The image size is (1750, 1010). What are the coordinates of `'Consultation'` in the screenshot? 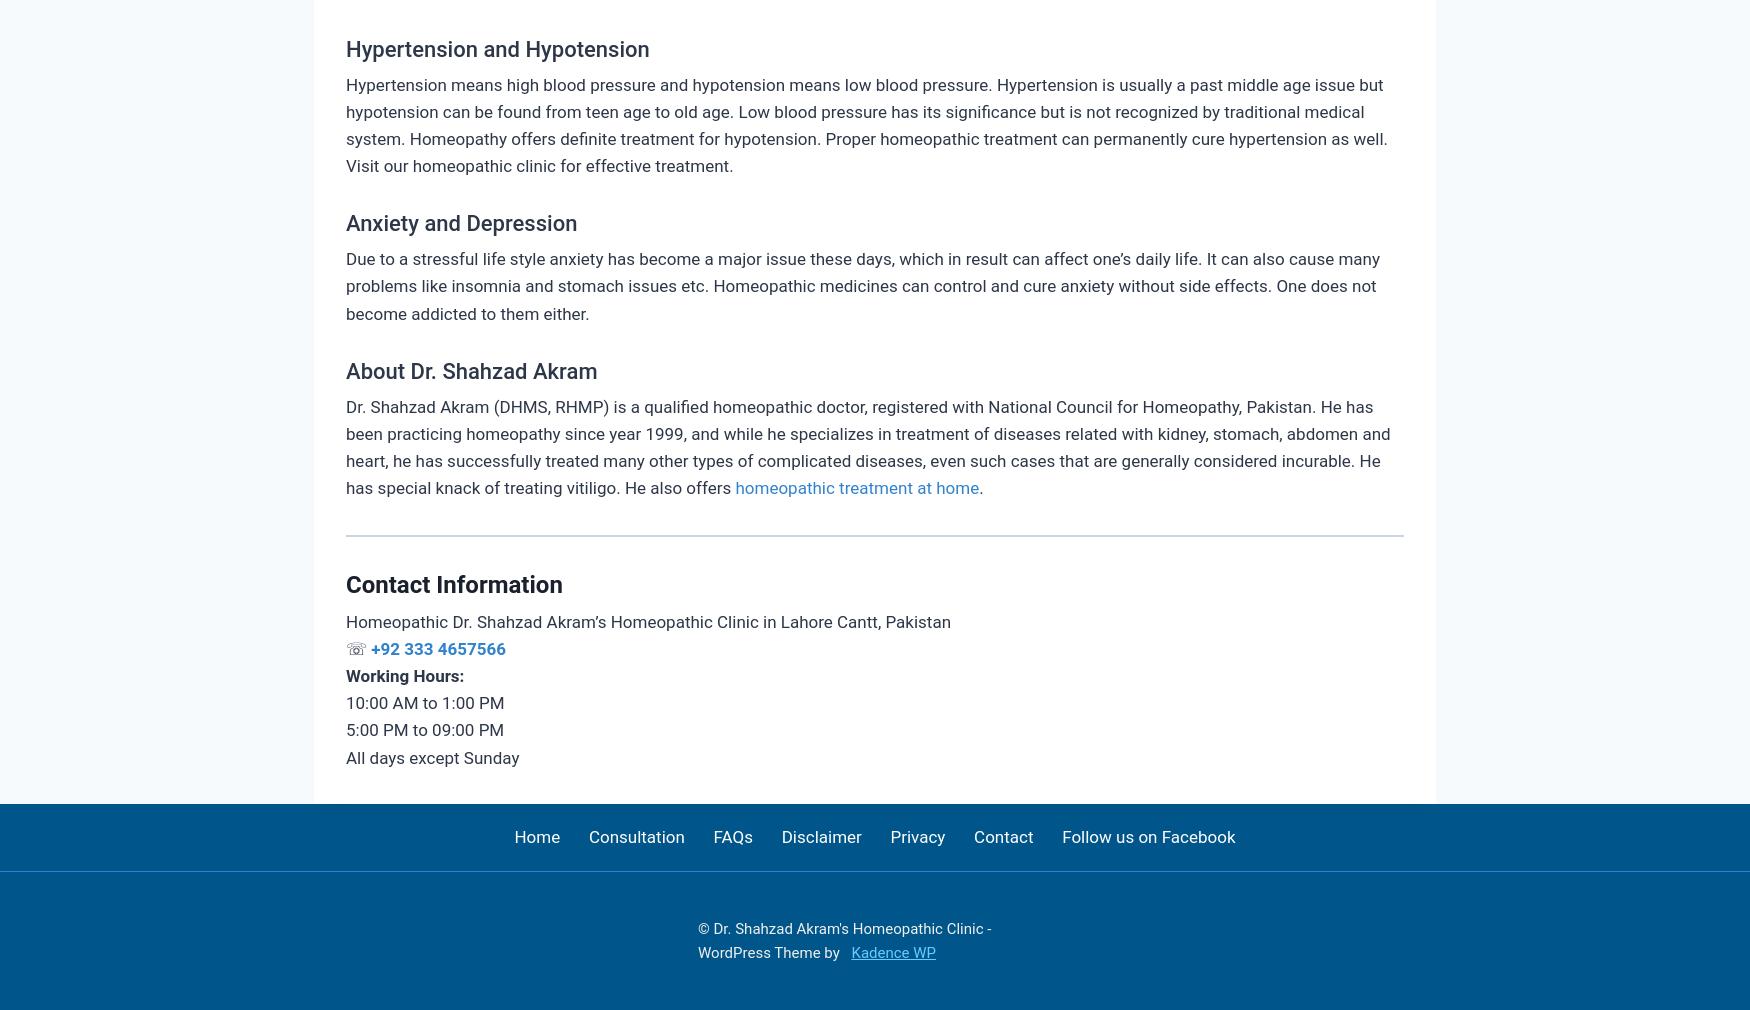 It's located at (588, 835).